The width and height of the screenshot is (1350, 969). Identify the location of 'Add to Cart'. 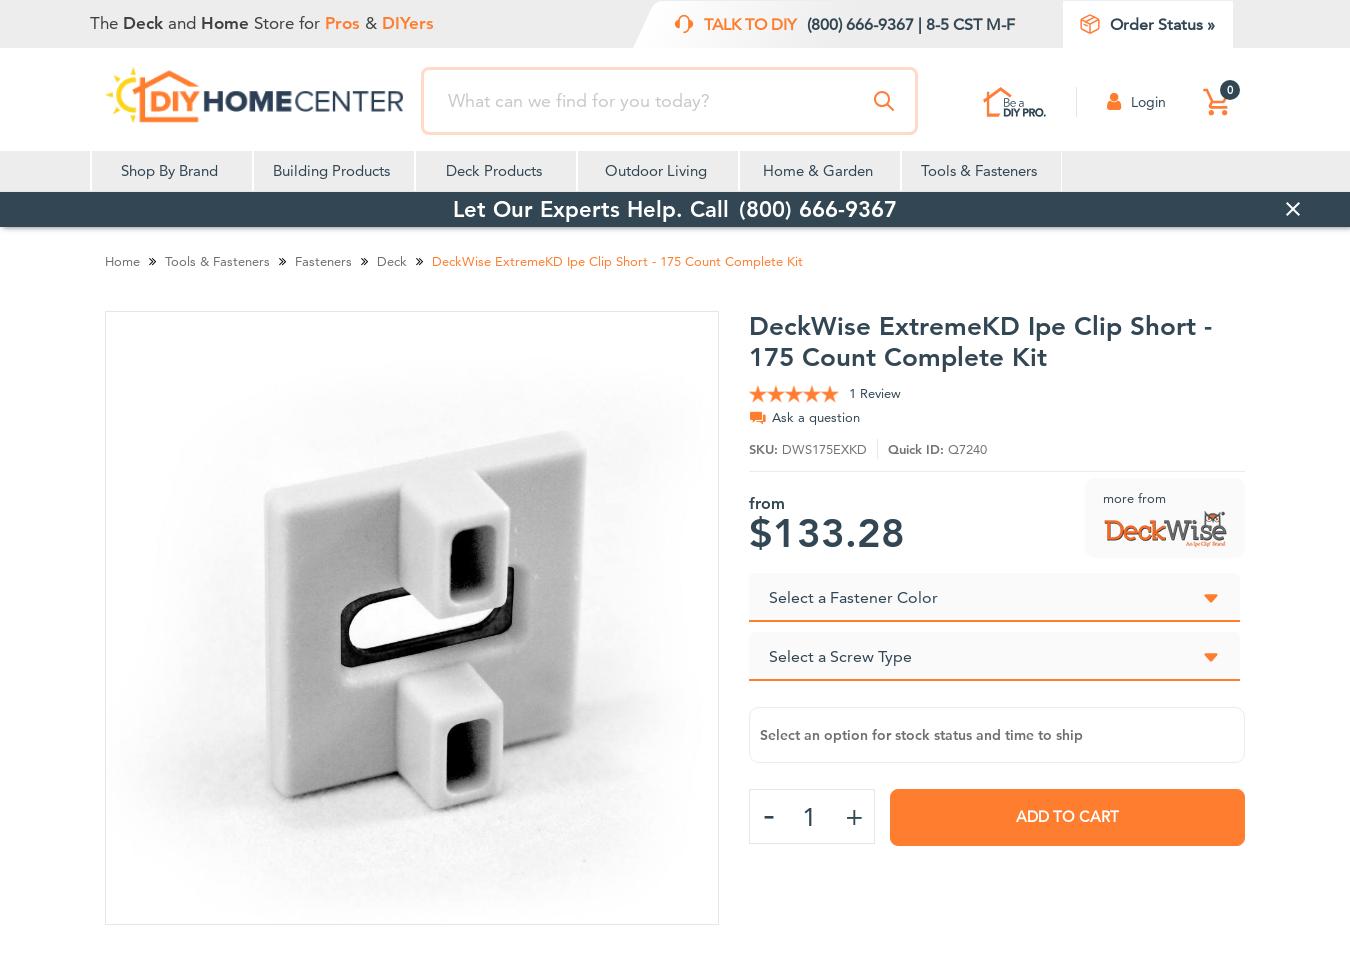
(1066, 815).